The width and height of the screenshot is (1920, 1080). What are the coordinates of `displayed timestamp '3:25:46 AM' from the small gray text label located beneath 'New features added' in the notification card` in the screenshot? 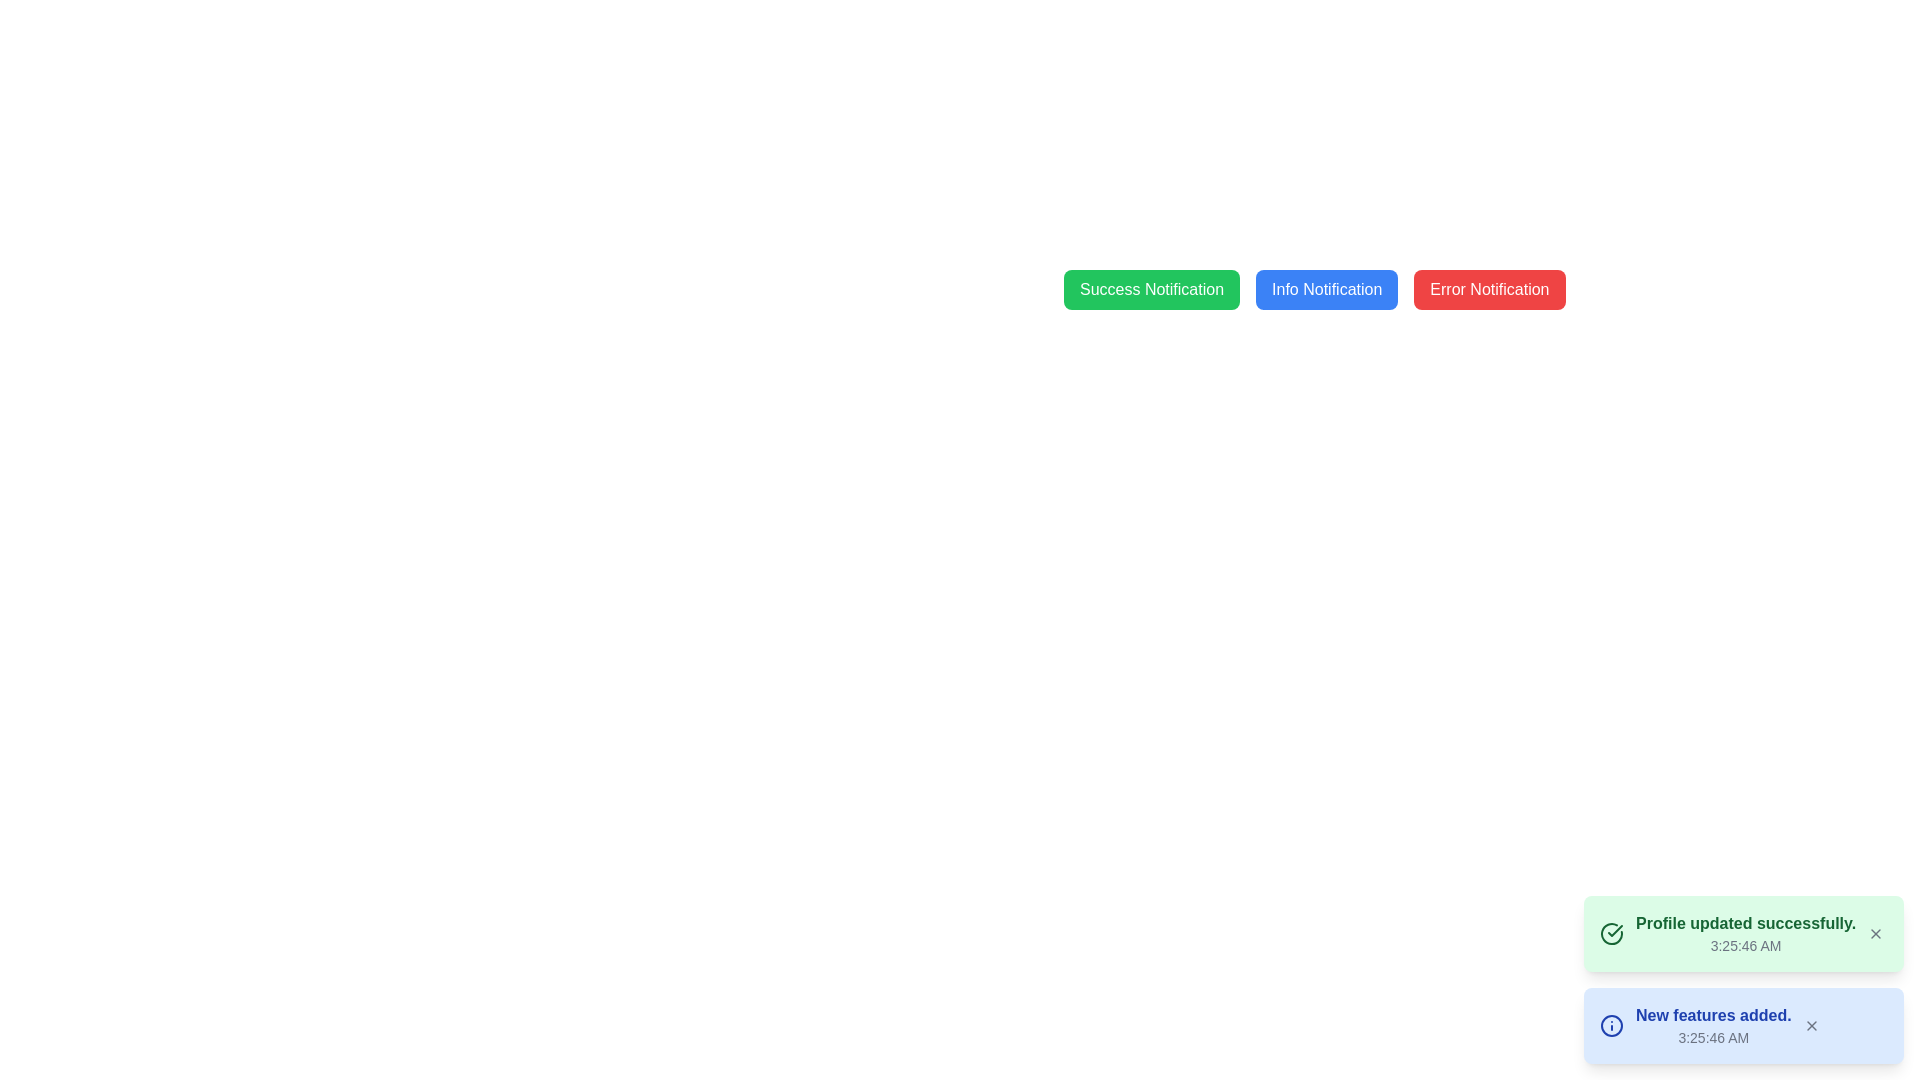 It's located at (1712, 1036).